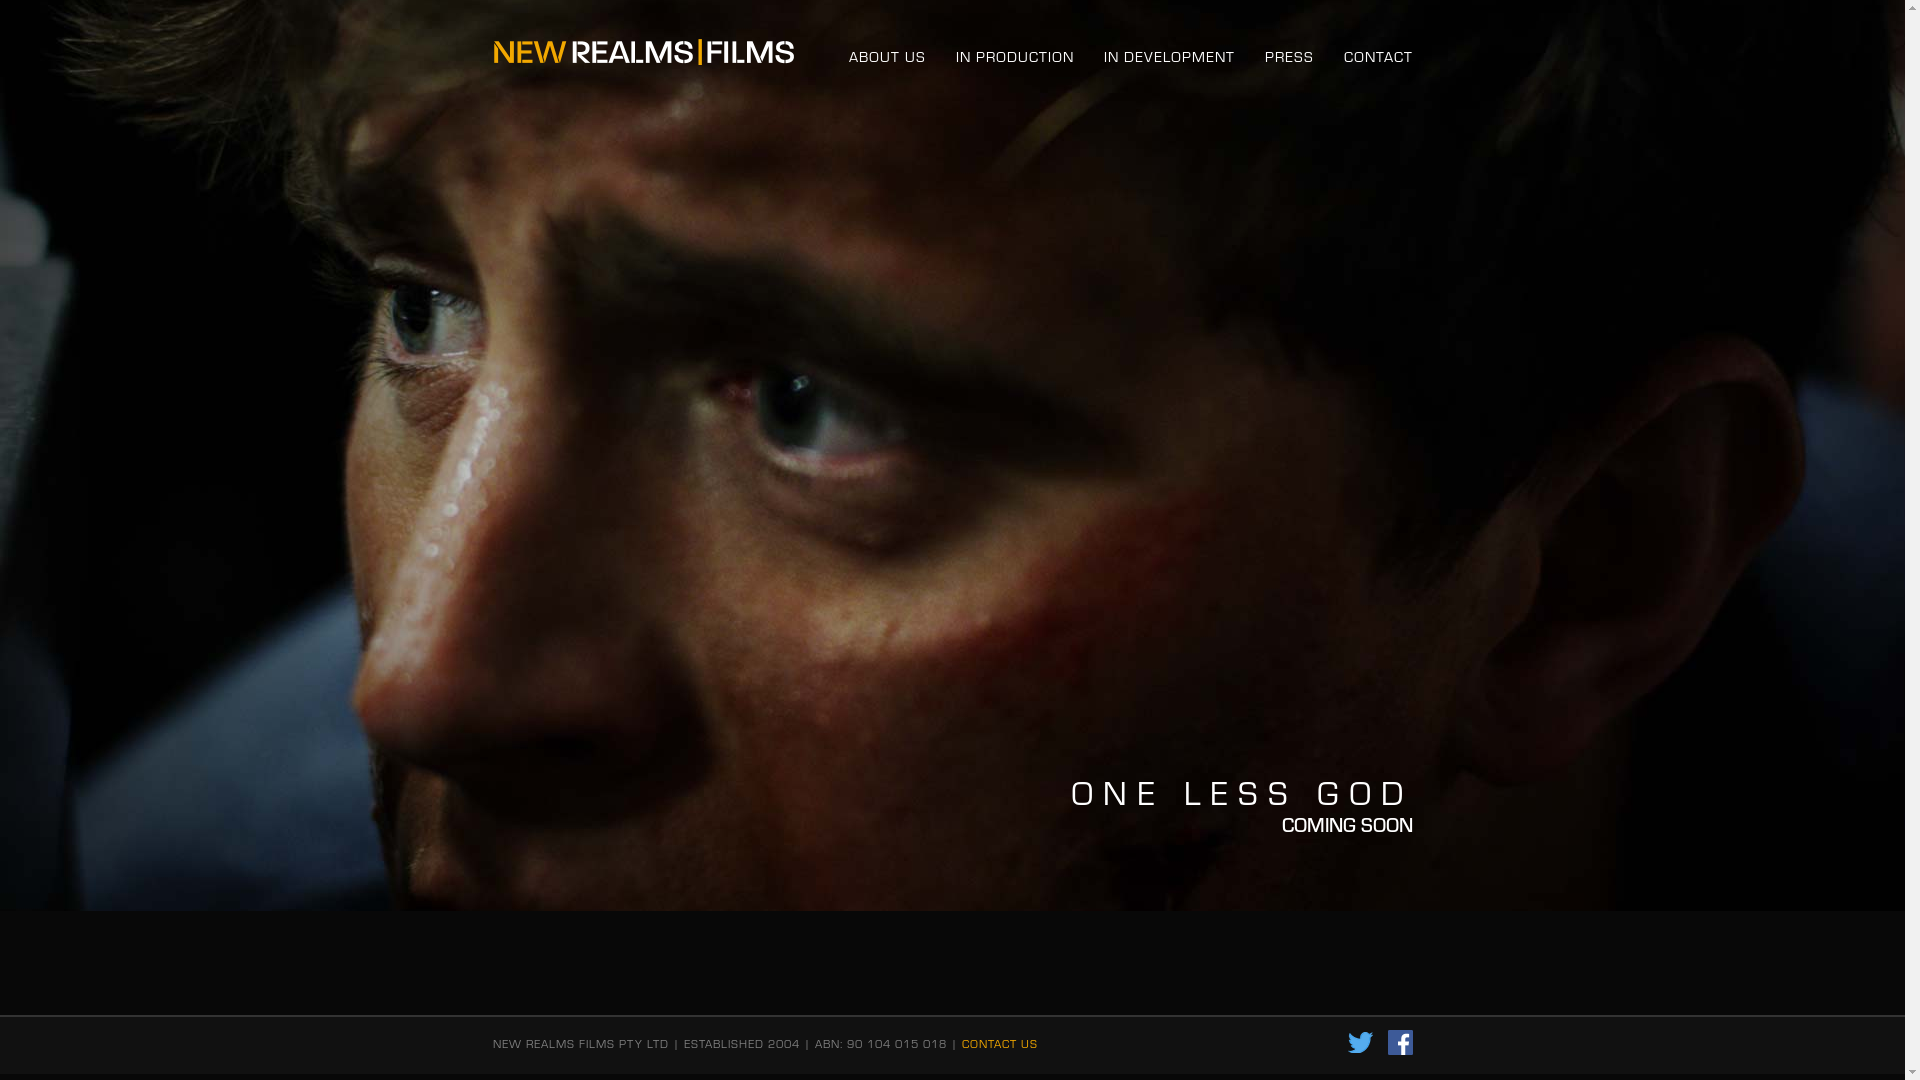 The image size is (1920, 1080). I want to click on 'CONTACT', so click(1377, 55).